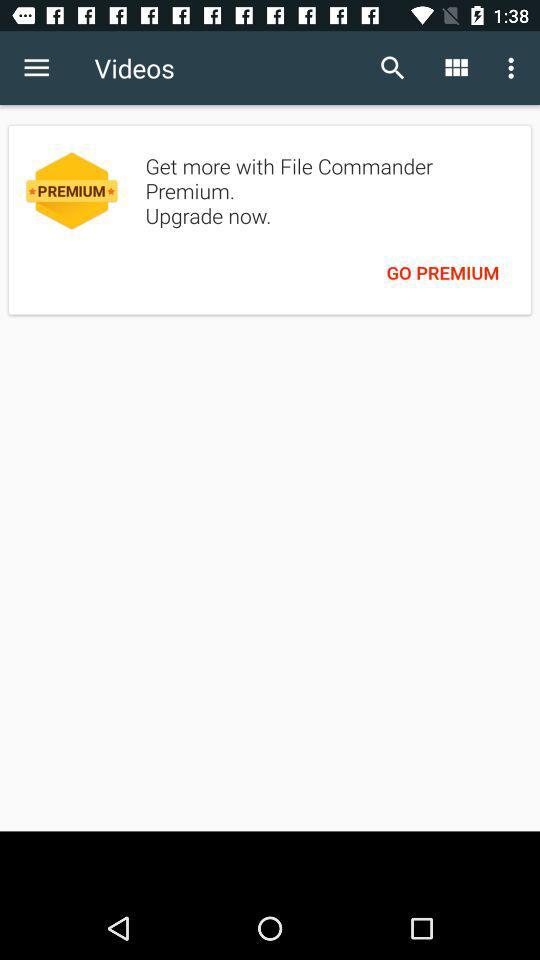  What do you see at coordinates (393, 68) in the screenshot?
I see `icon above the get more with` at bounding box center [393, 68].